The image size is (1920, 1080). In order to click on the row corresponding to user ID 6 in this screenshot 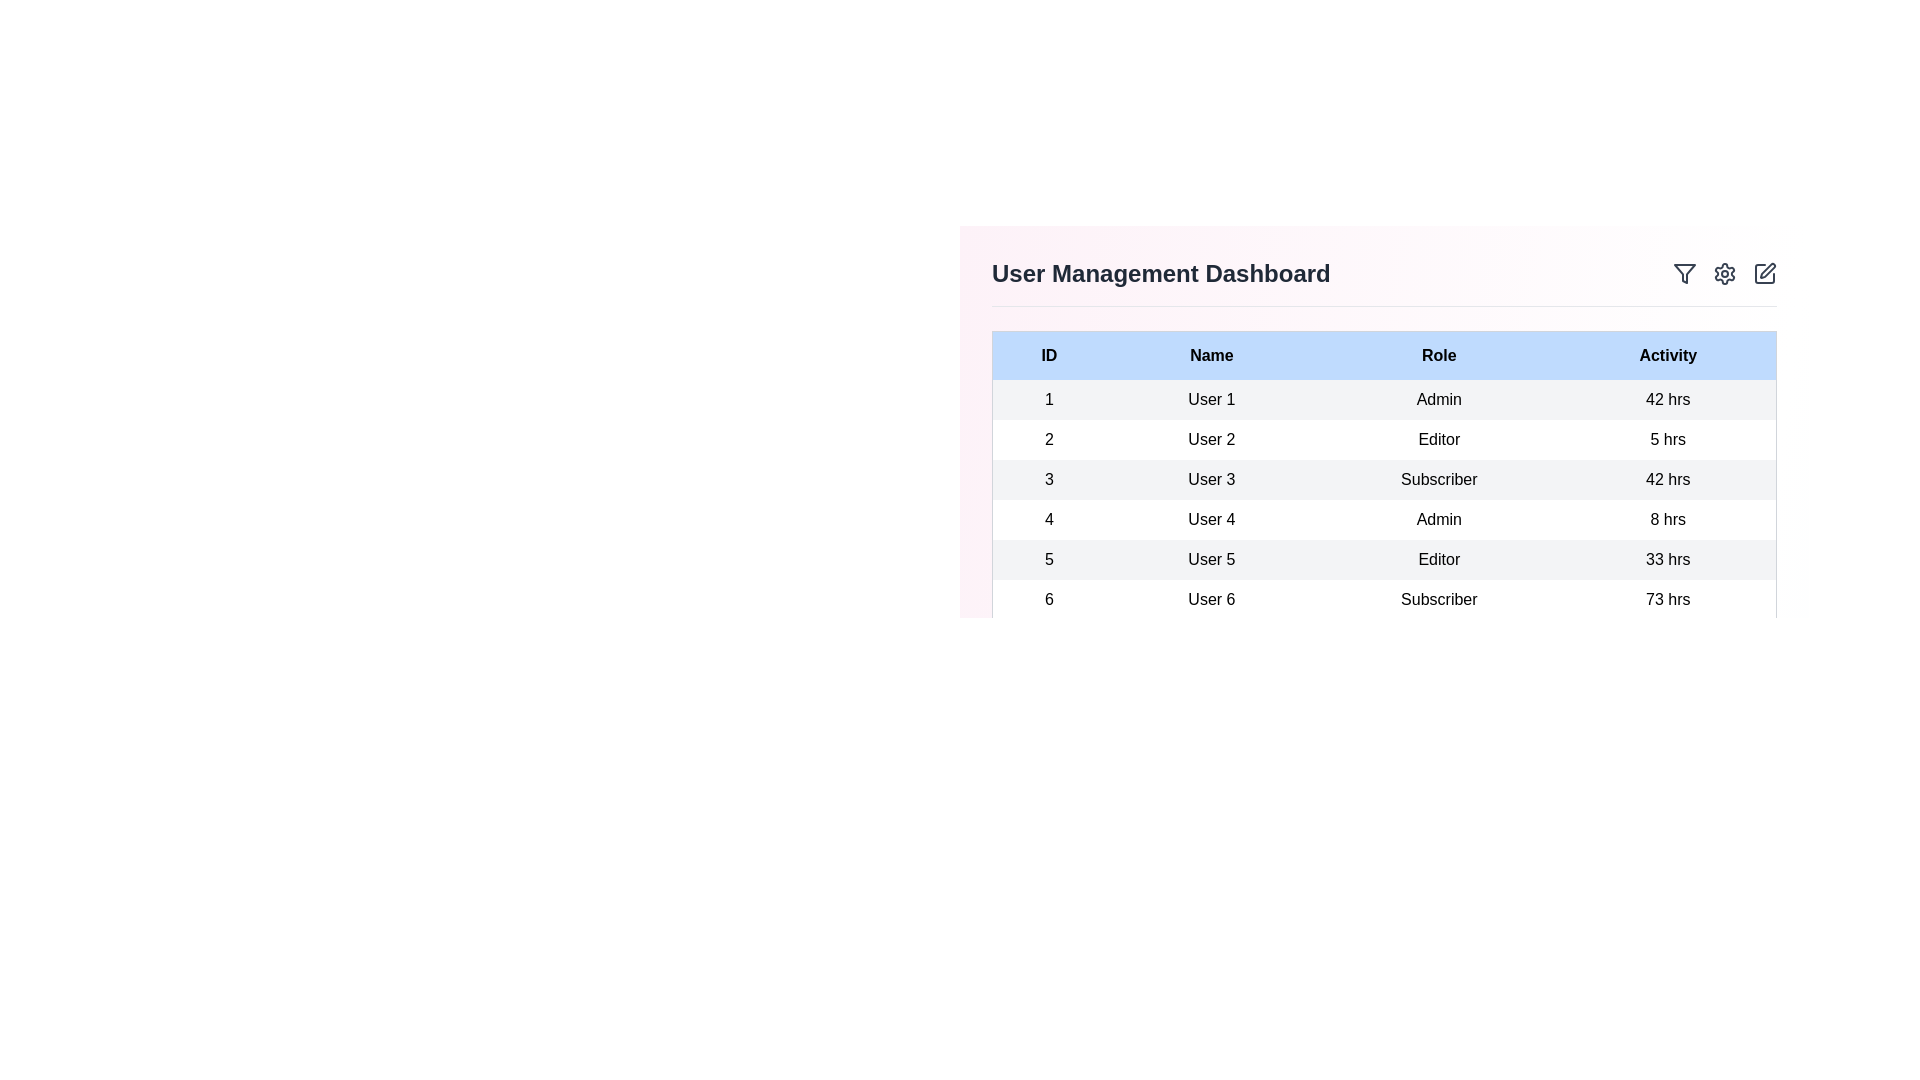, I will do `click(1383, 599)`.